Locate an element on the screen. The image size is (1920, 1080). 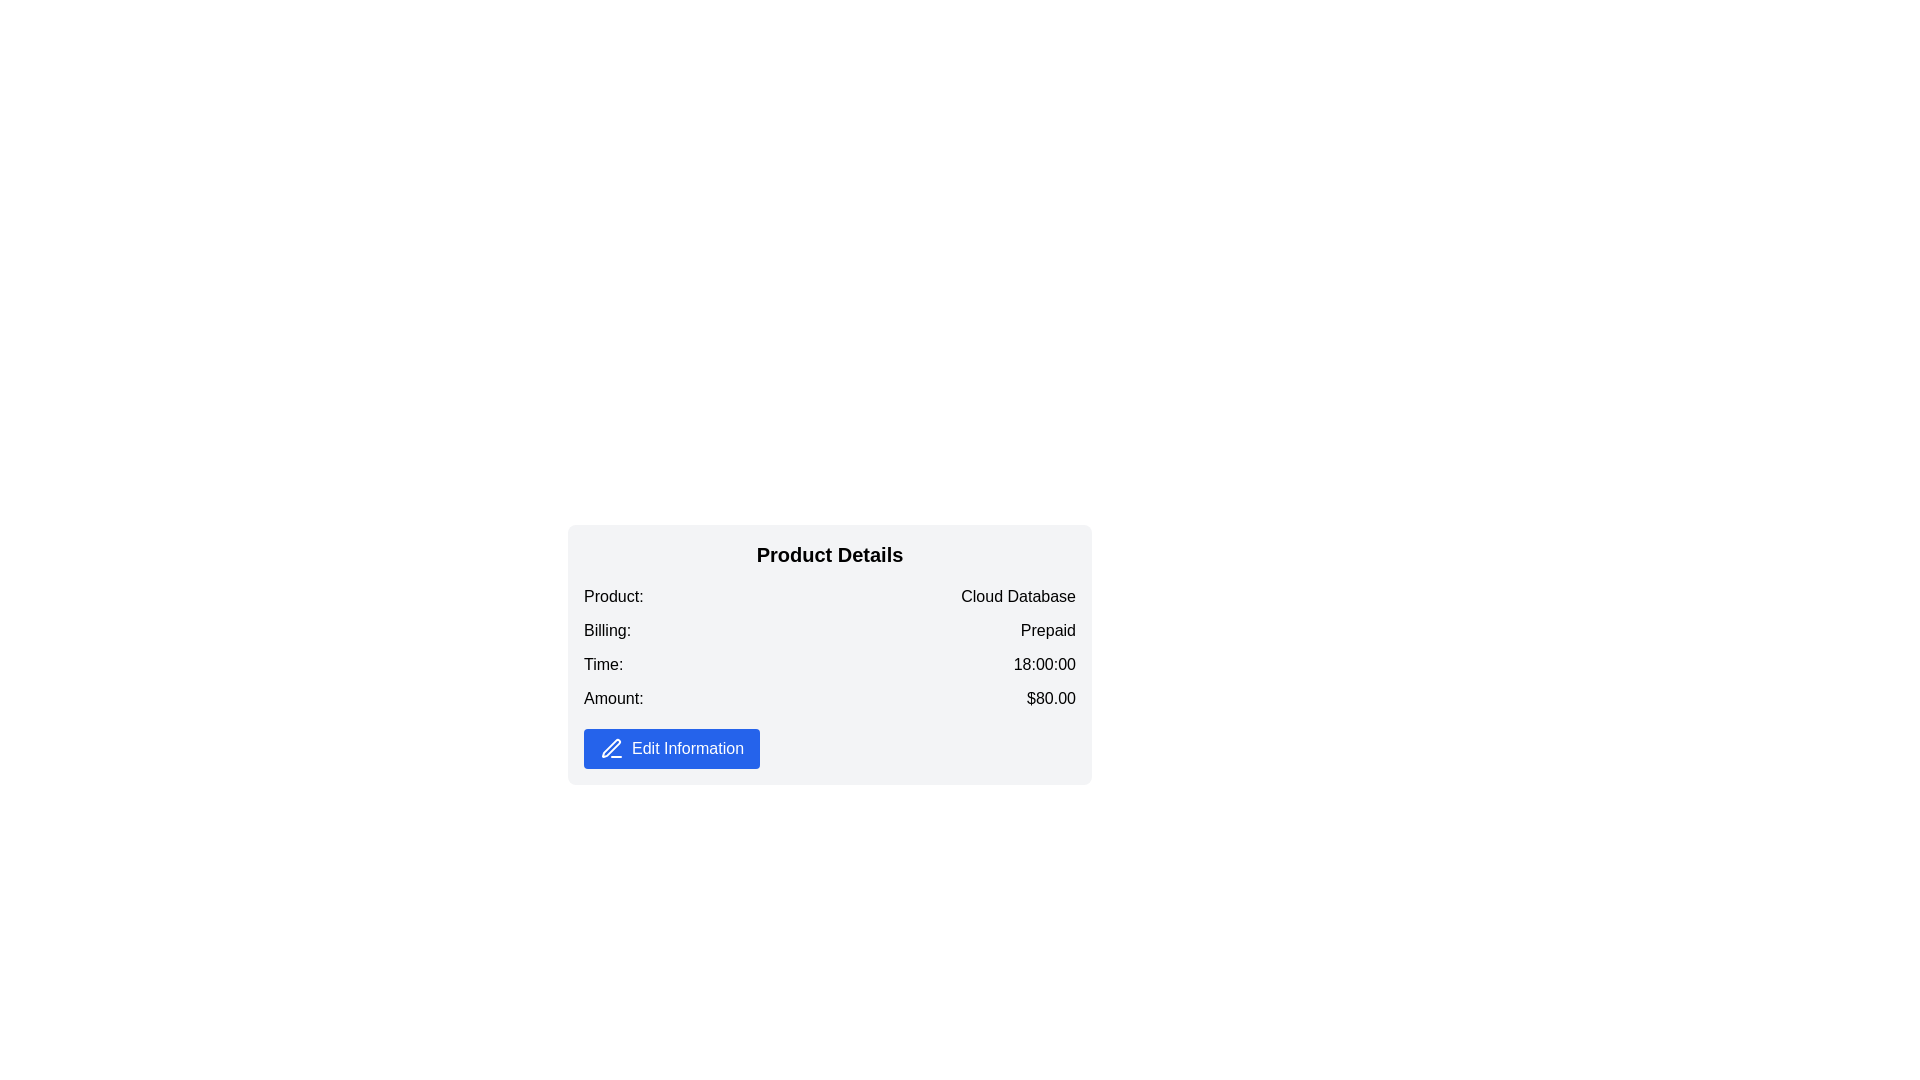
the static text label element that serves as a label for the time value '18:00:00' is located at coordinates (602, 666).